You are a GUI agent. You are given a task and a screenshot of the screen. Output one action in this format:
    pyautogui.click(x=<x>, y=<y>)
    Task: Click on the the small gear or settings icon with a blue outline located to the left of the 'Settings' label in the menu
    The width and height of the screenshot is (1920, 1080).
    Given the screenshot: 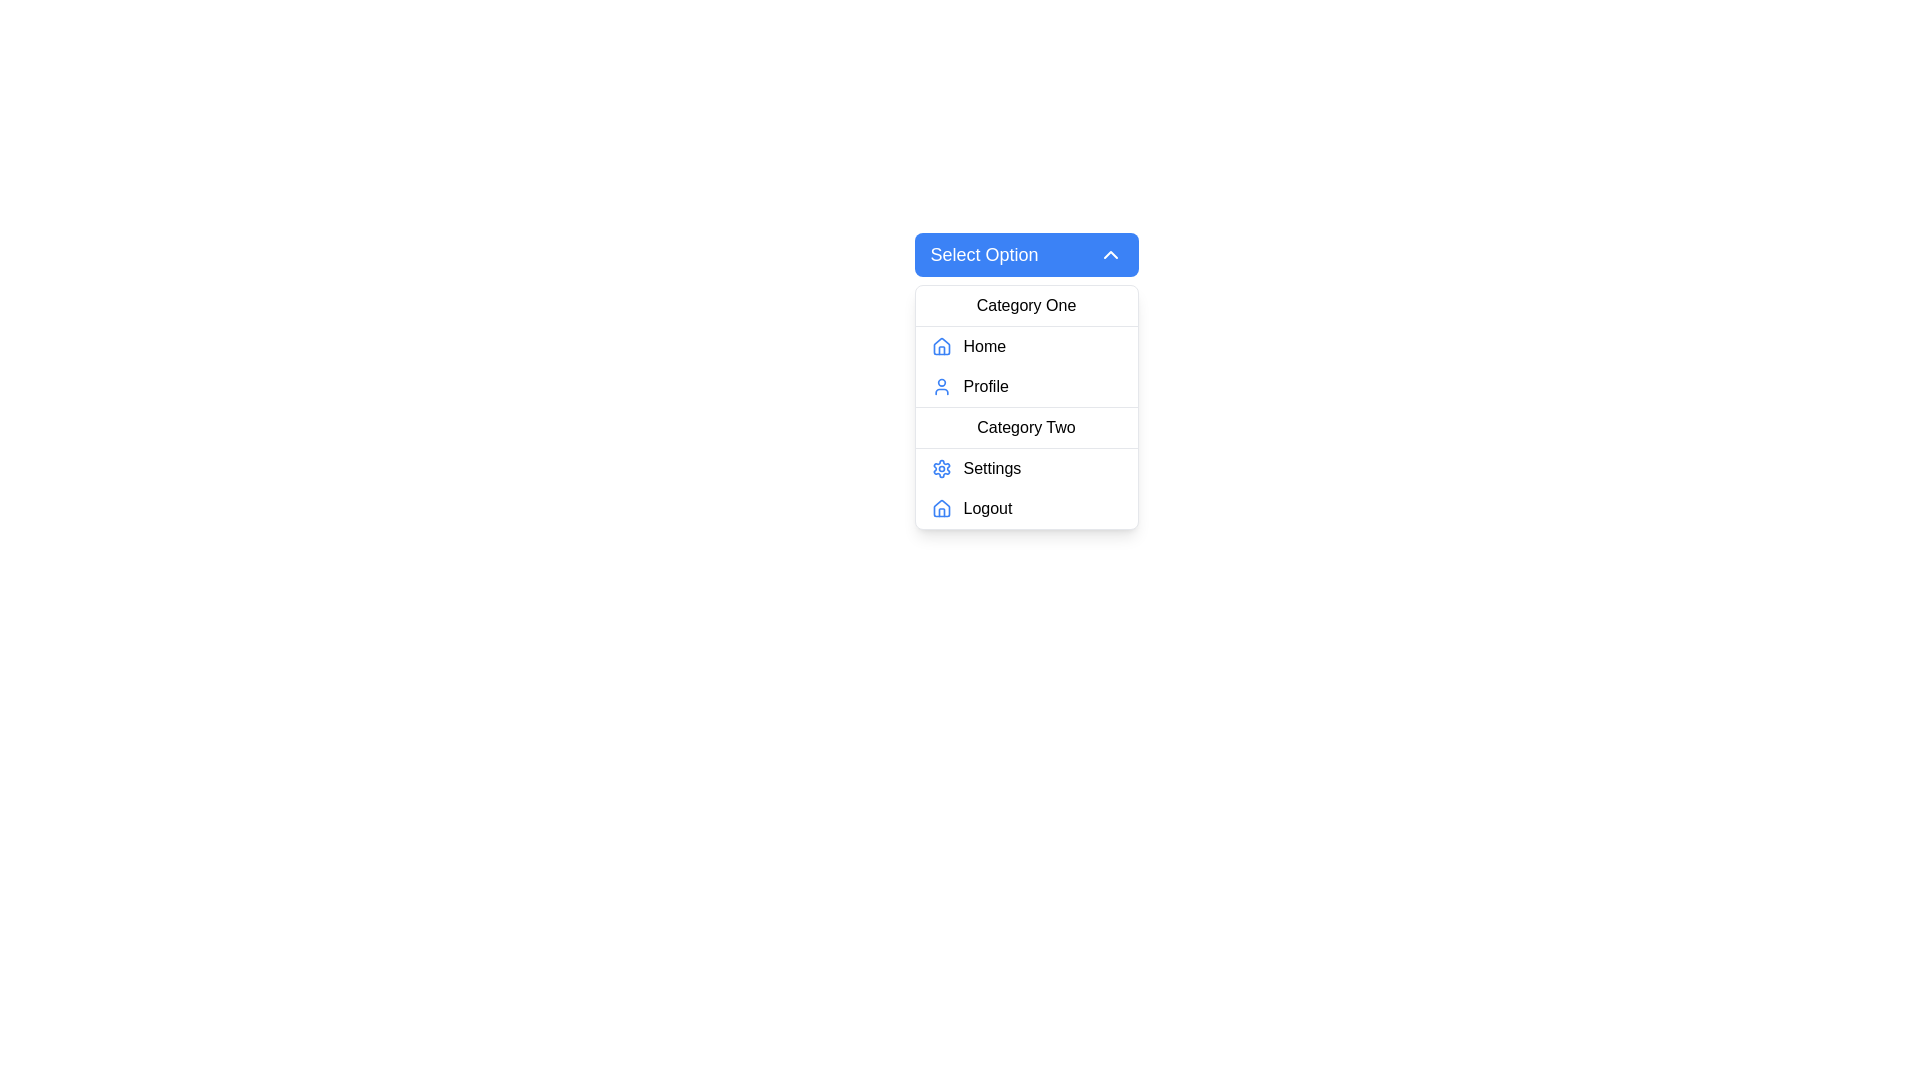 What is the action you would take?
    pyautogui.click(x=940, y=469)
    